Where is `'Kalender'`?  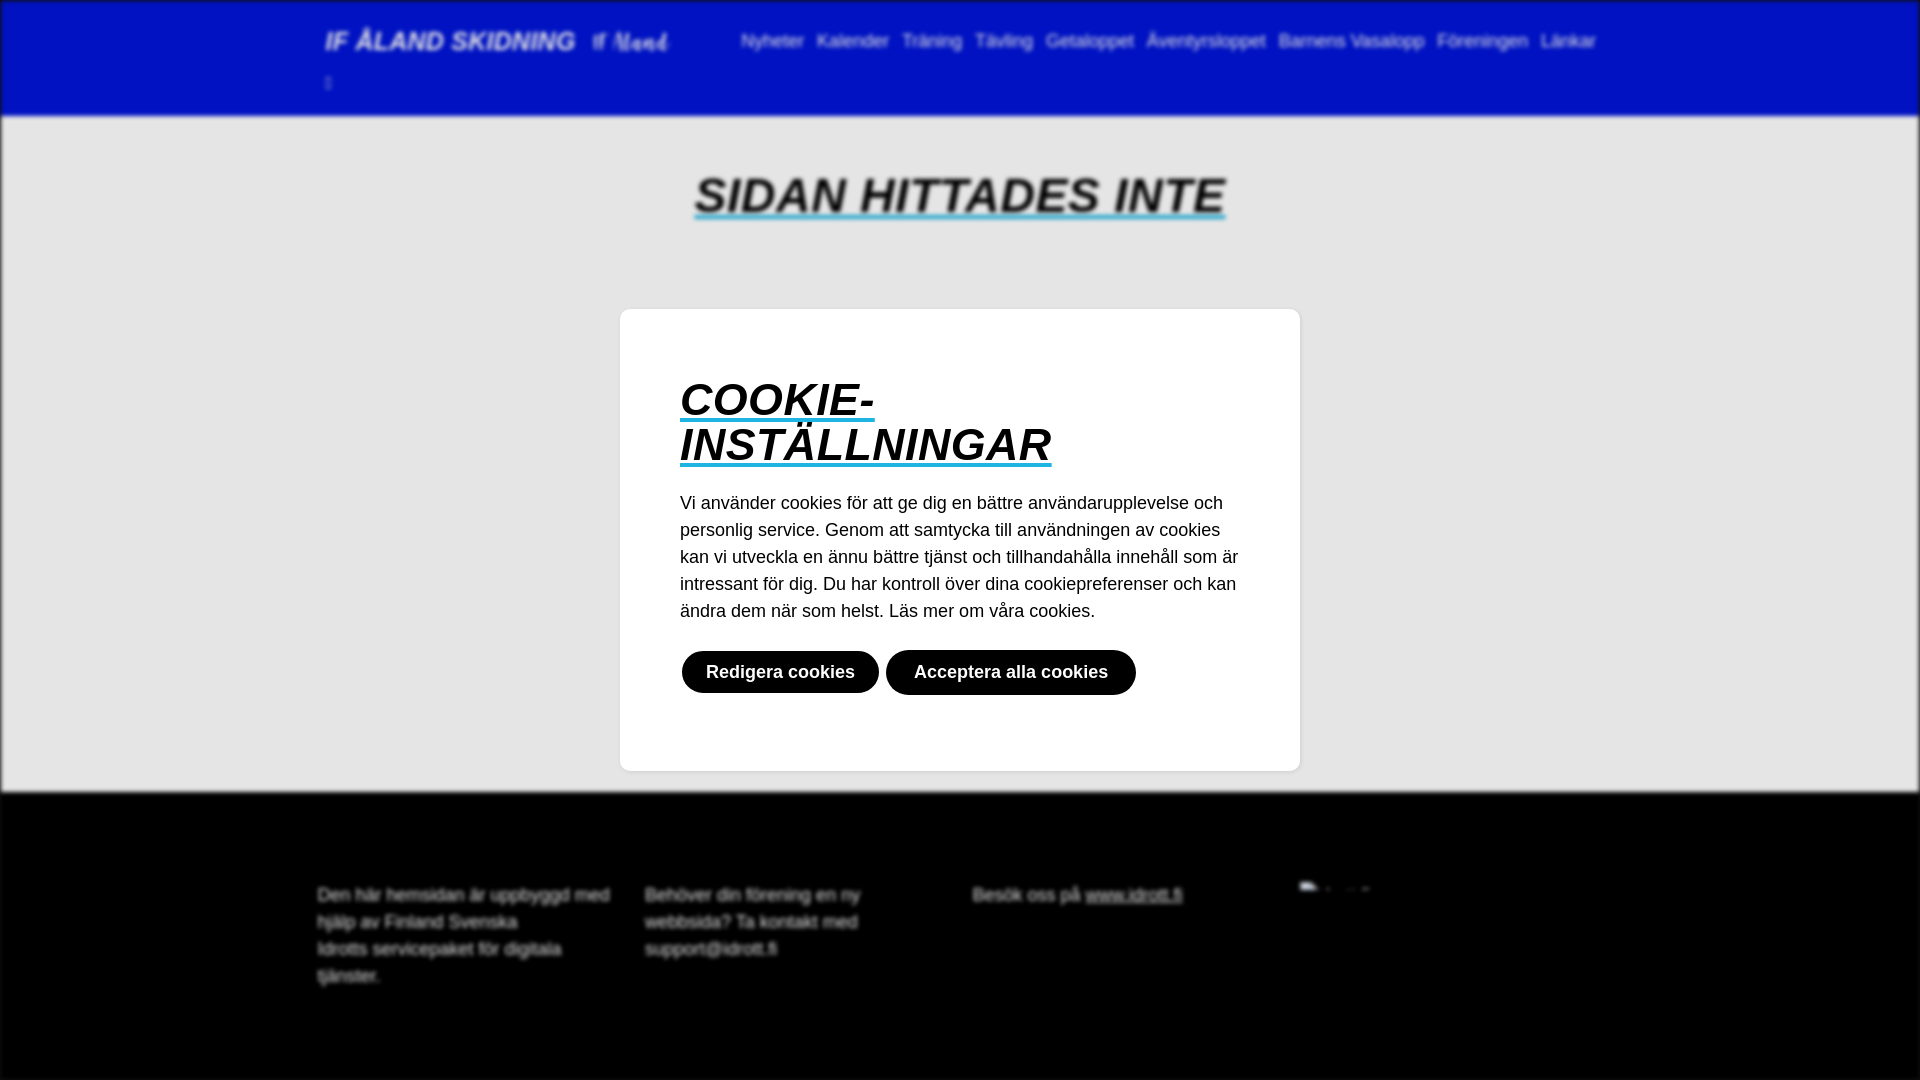 'Kalender' is located at coordinates (811, 41).